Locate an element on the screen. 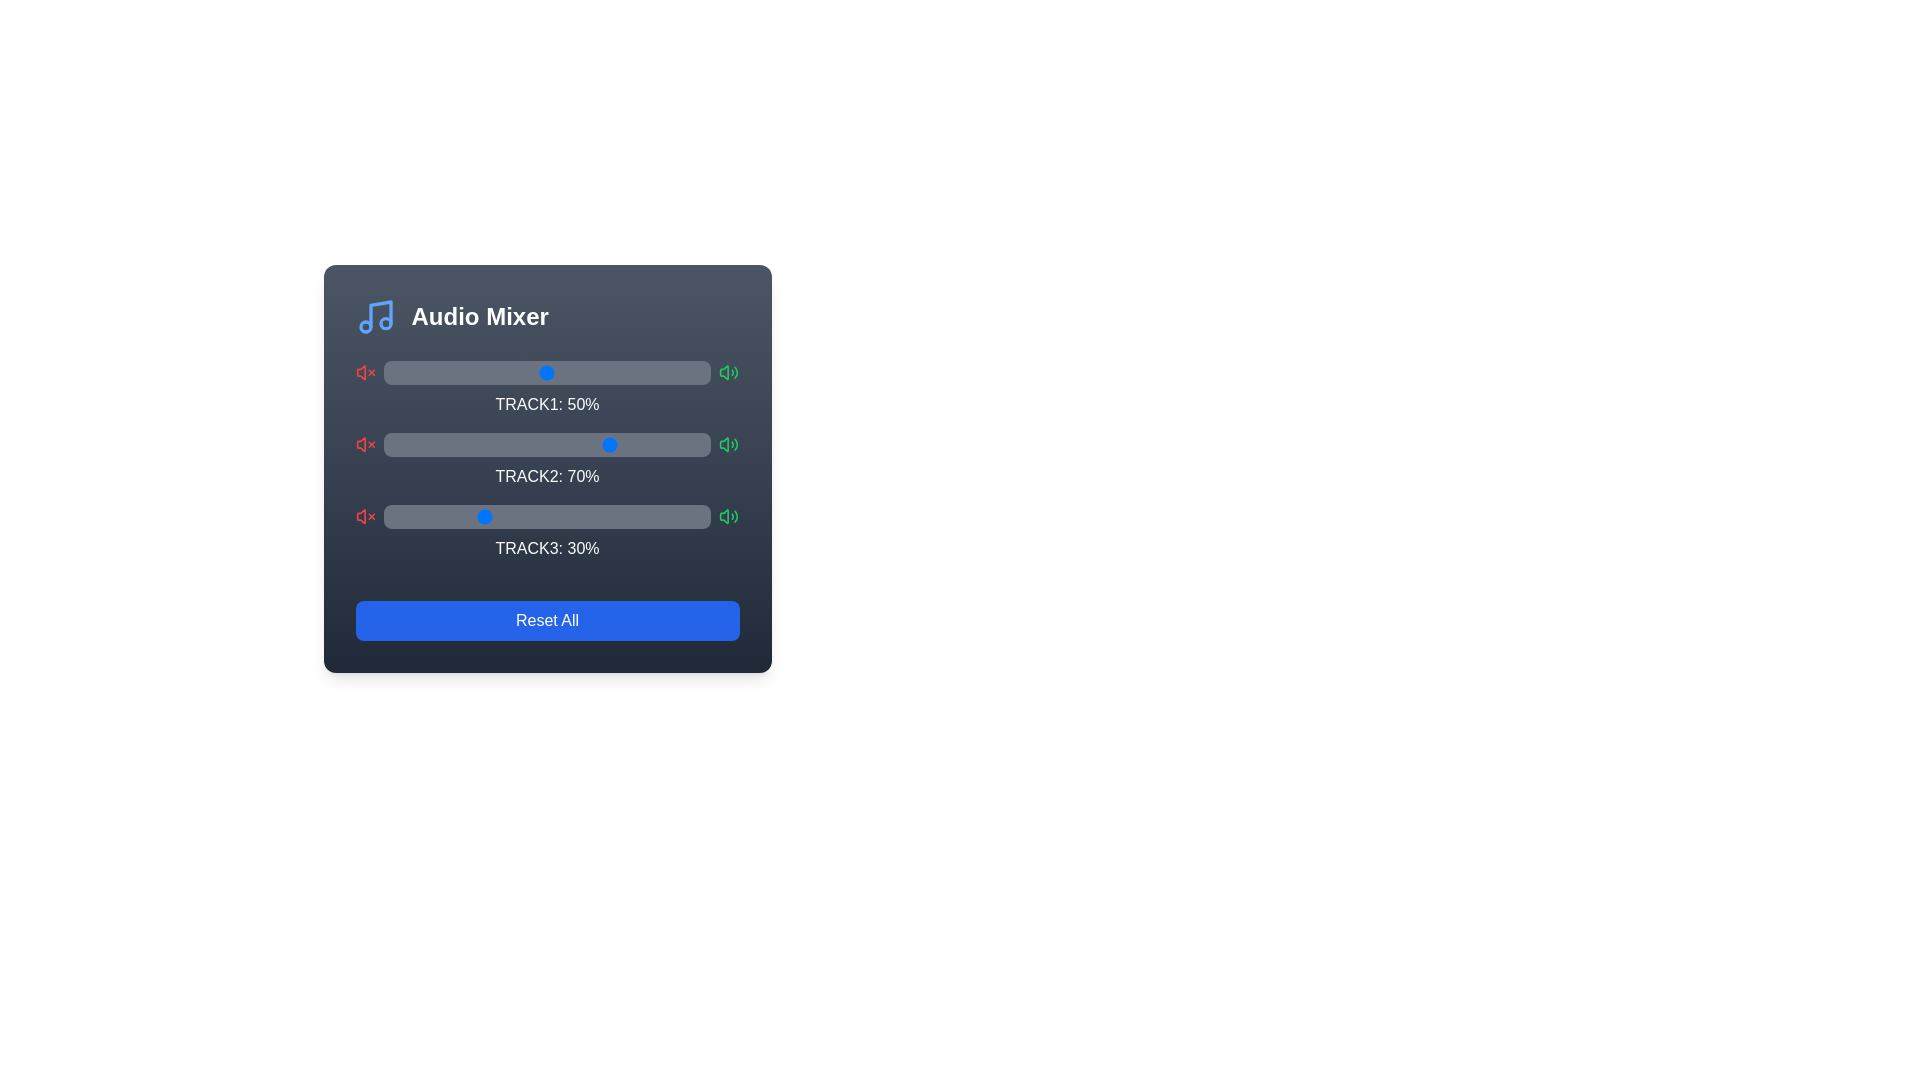  the loud icon for Track 1 is located at coordinates (728, 373).